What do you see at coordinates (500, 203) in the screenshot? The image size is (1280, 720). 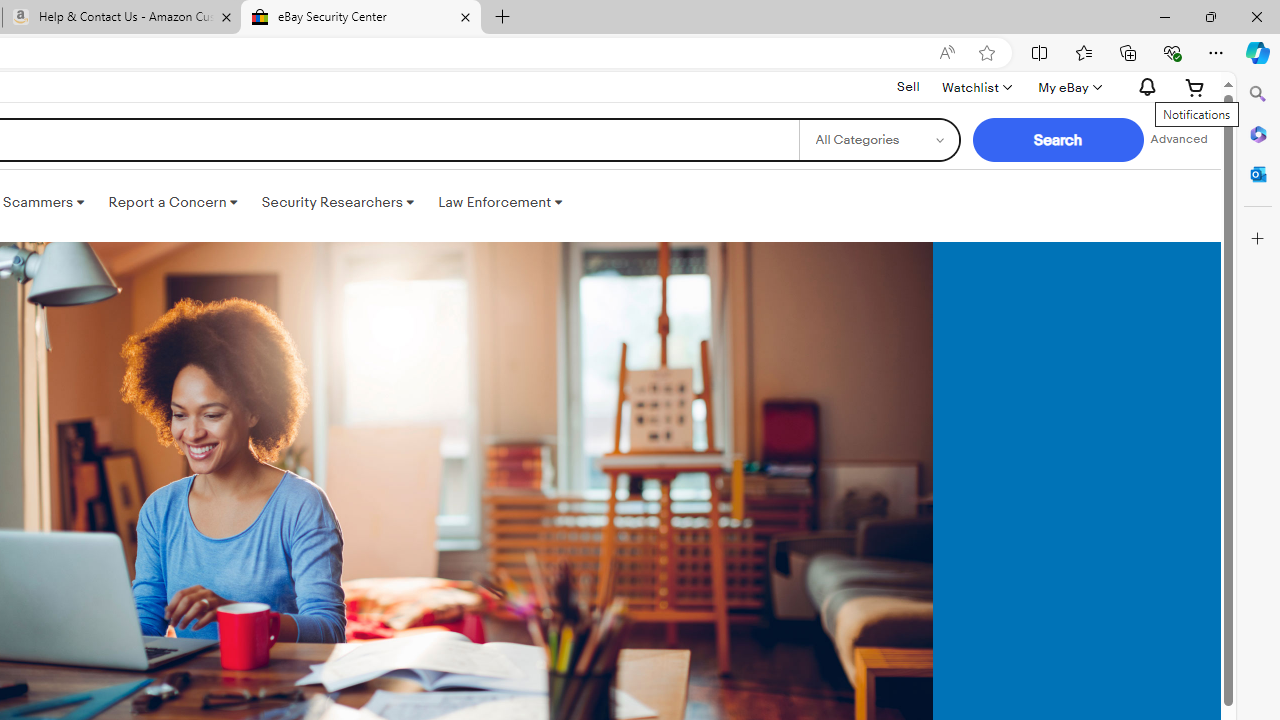 I see `'Law Enforcement '` at bounding box center [500, 203].